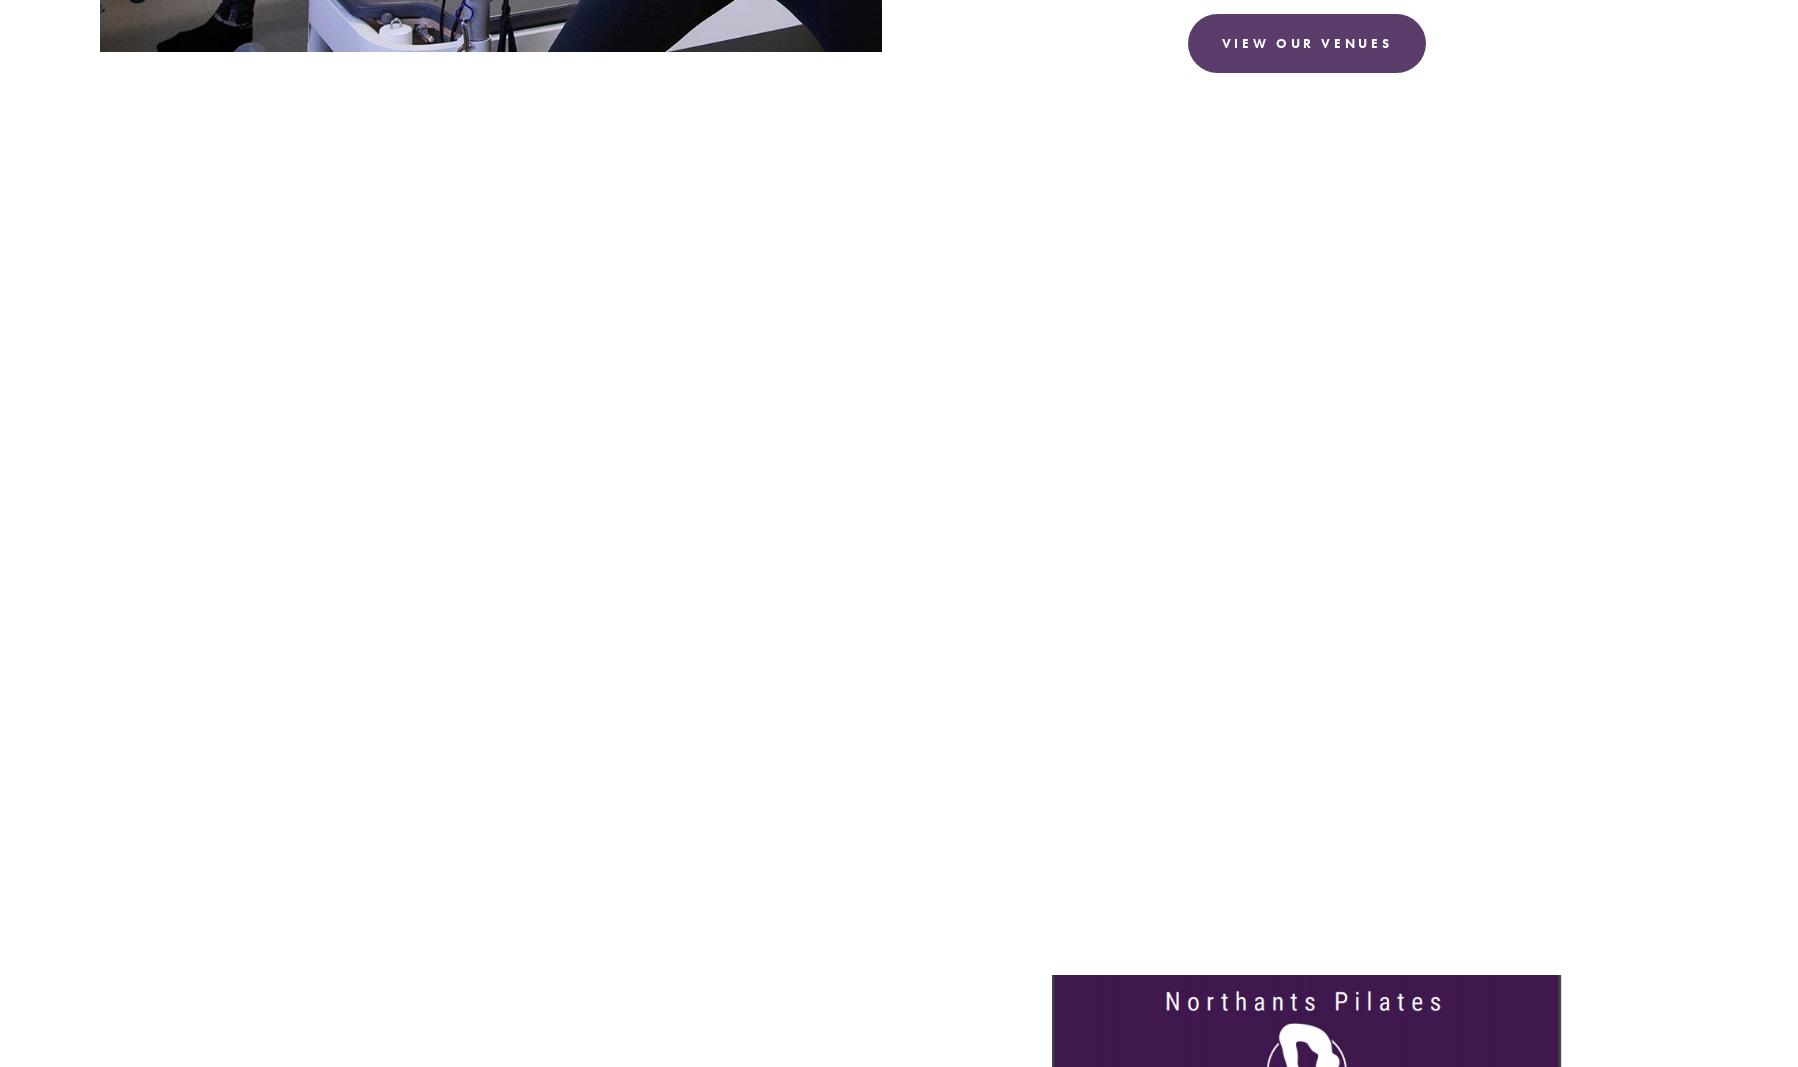 This screenshot has height=1067, width=1798. I want to click on 'Get your free copy of the', so click(234, 996).